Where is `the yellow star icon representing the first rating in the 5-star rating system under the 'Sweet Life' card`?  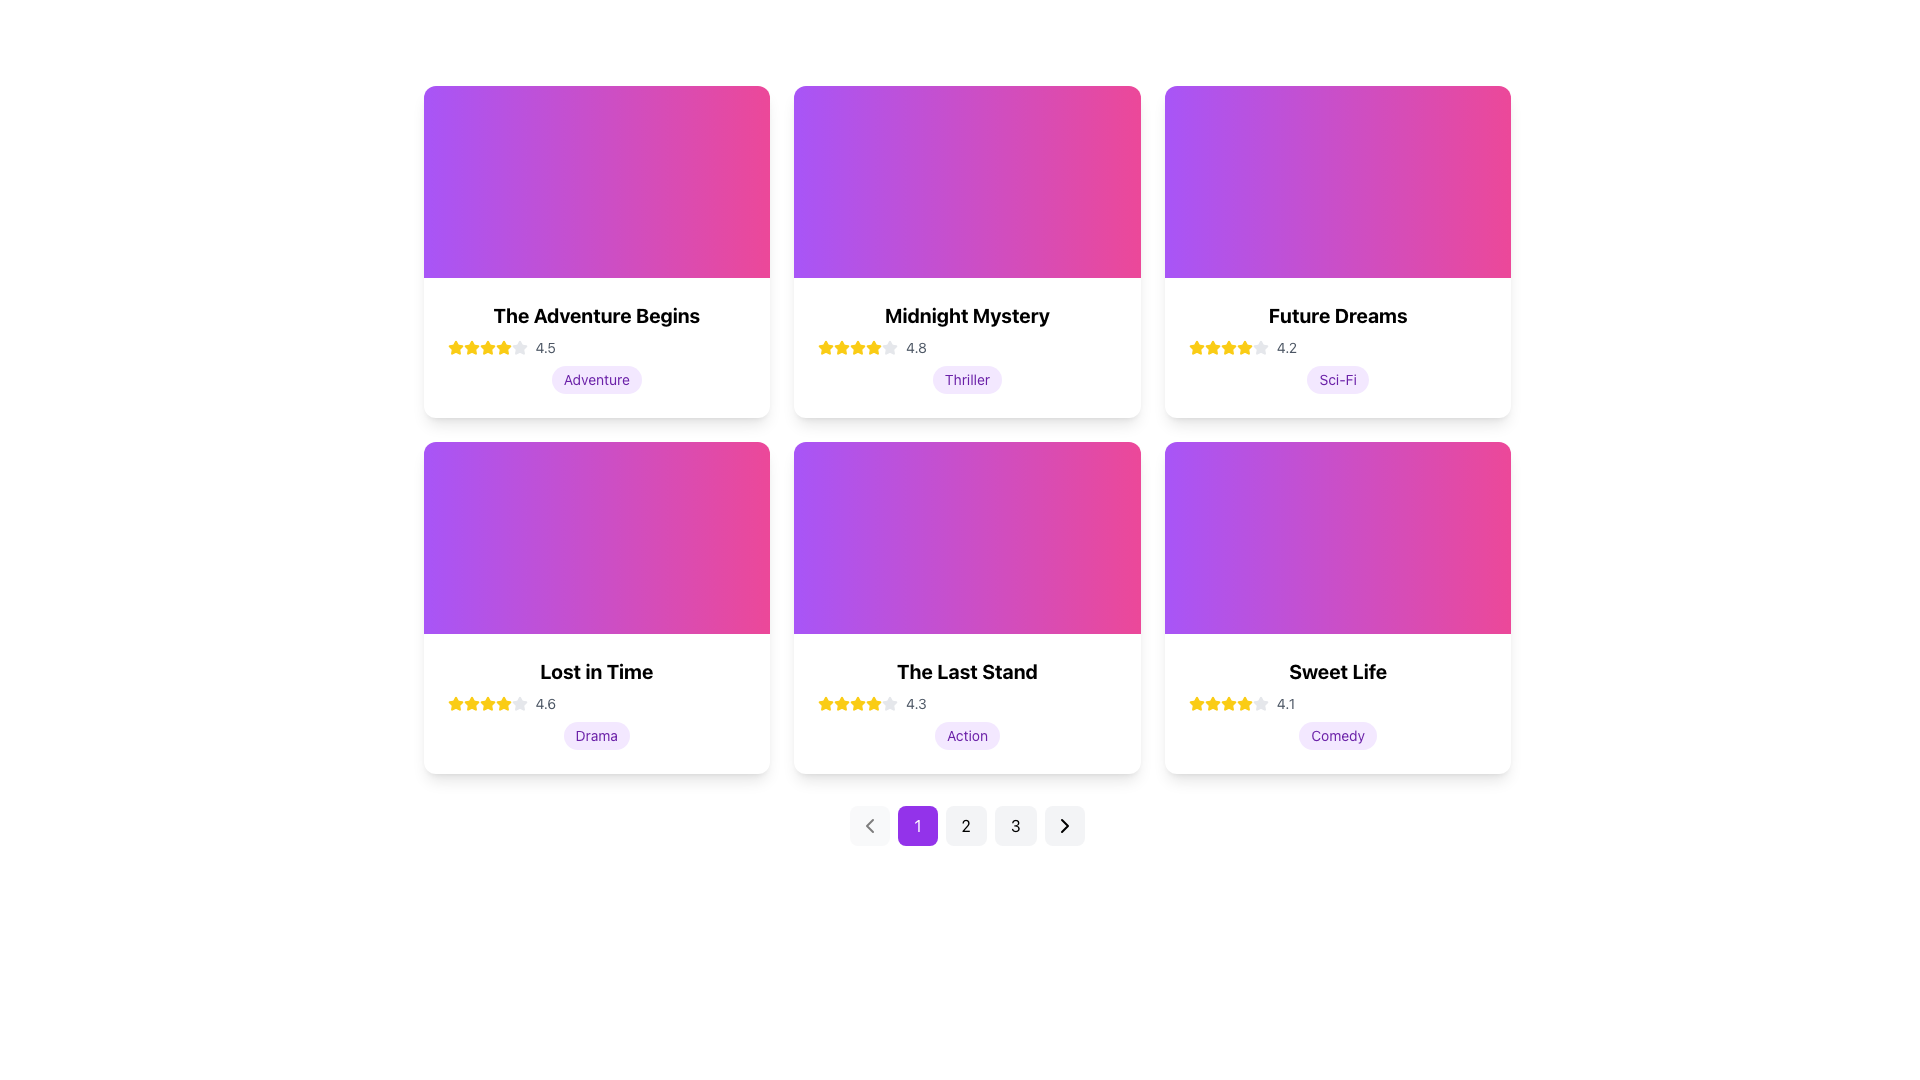
the yellow star icon representing the first rating in the 5-star rating system under the 'Sweet Life' card is located at coordinates (1211, 702).